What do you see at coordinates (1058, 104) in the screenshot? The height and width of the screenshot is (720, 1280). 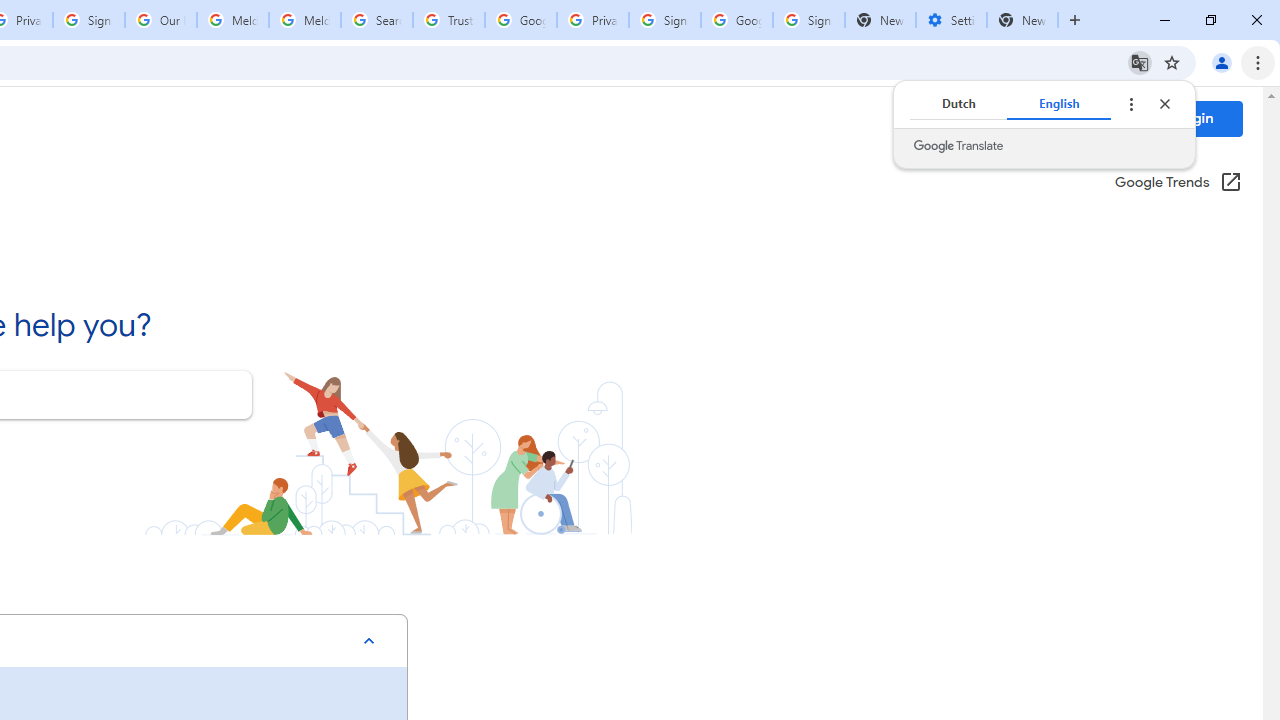 I see `'English'` at bounding box center [1058, 104].